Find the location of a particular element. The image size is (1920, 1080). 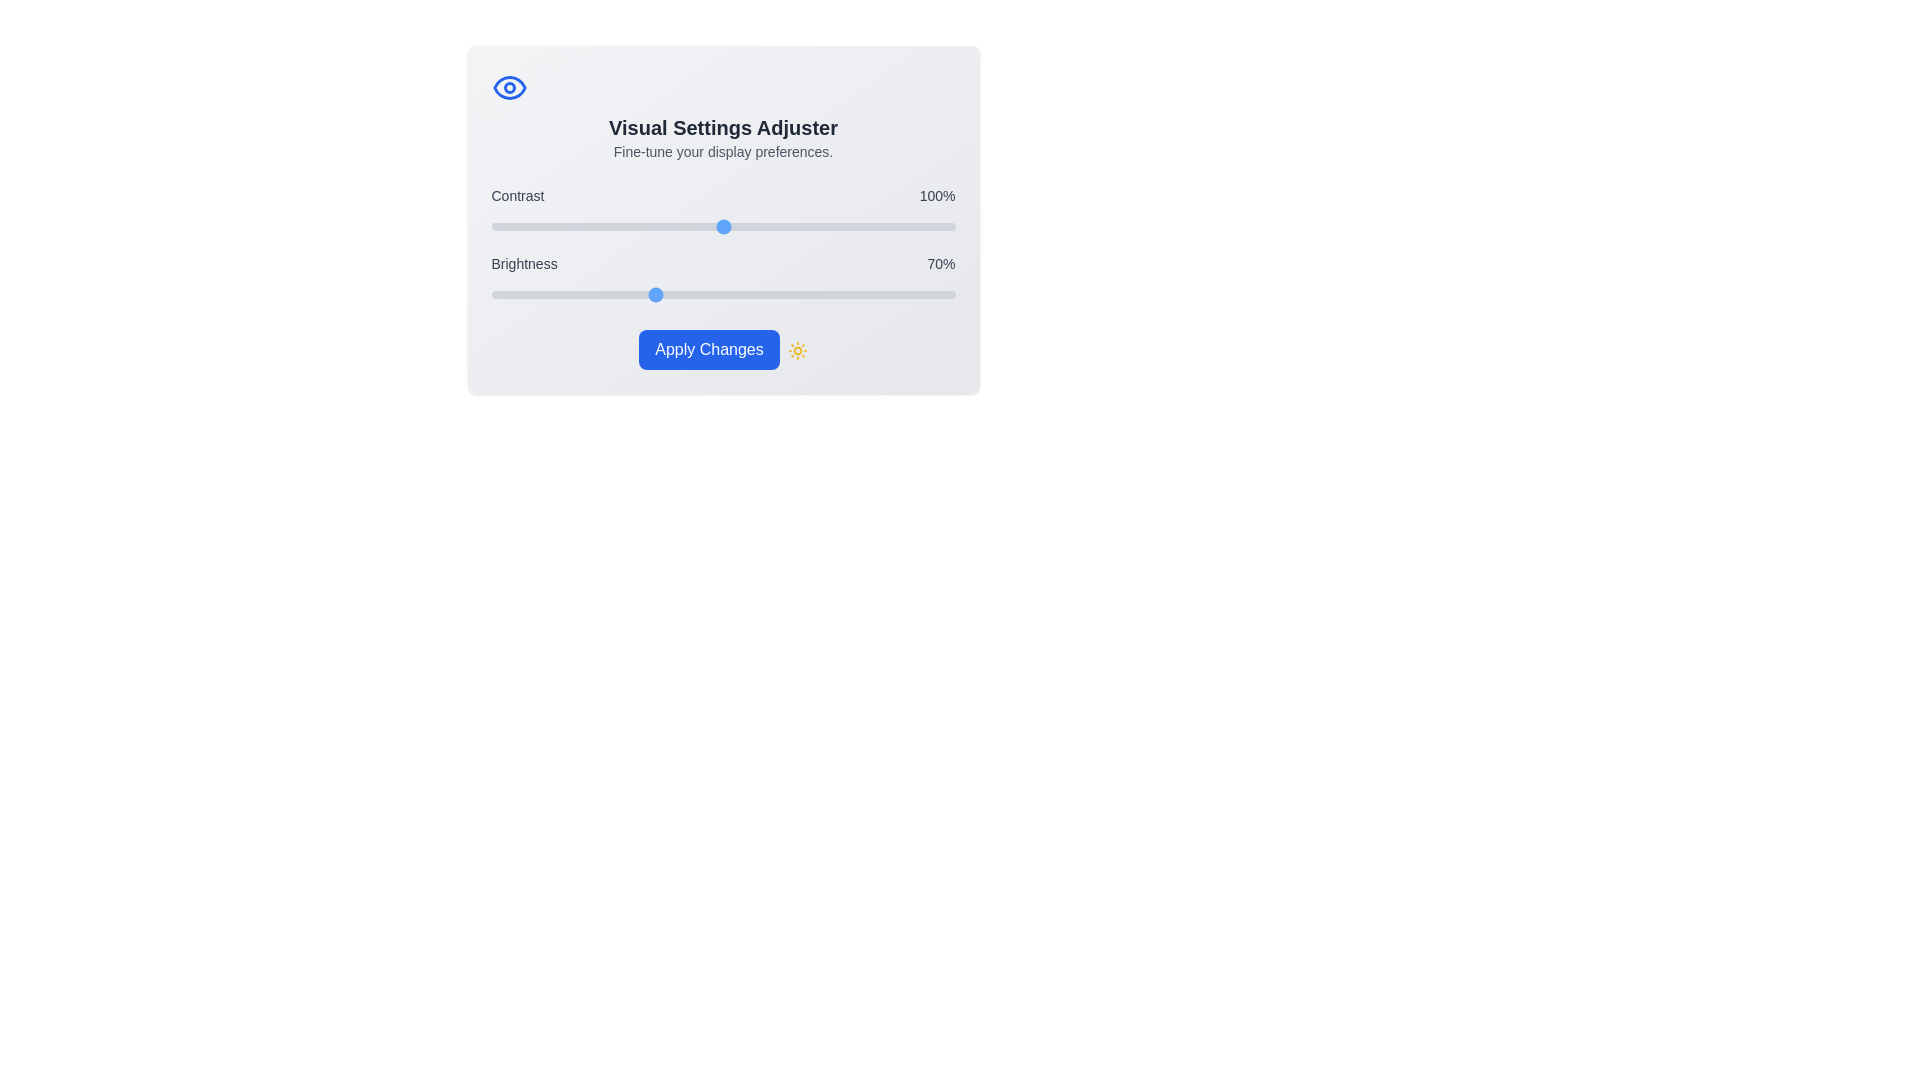

the 'Eye' icon in the header is located at coordinates (509, 87).